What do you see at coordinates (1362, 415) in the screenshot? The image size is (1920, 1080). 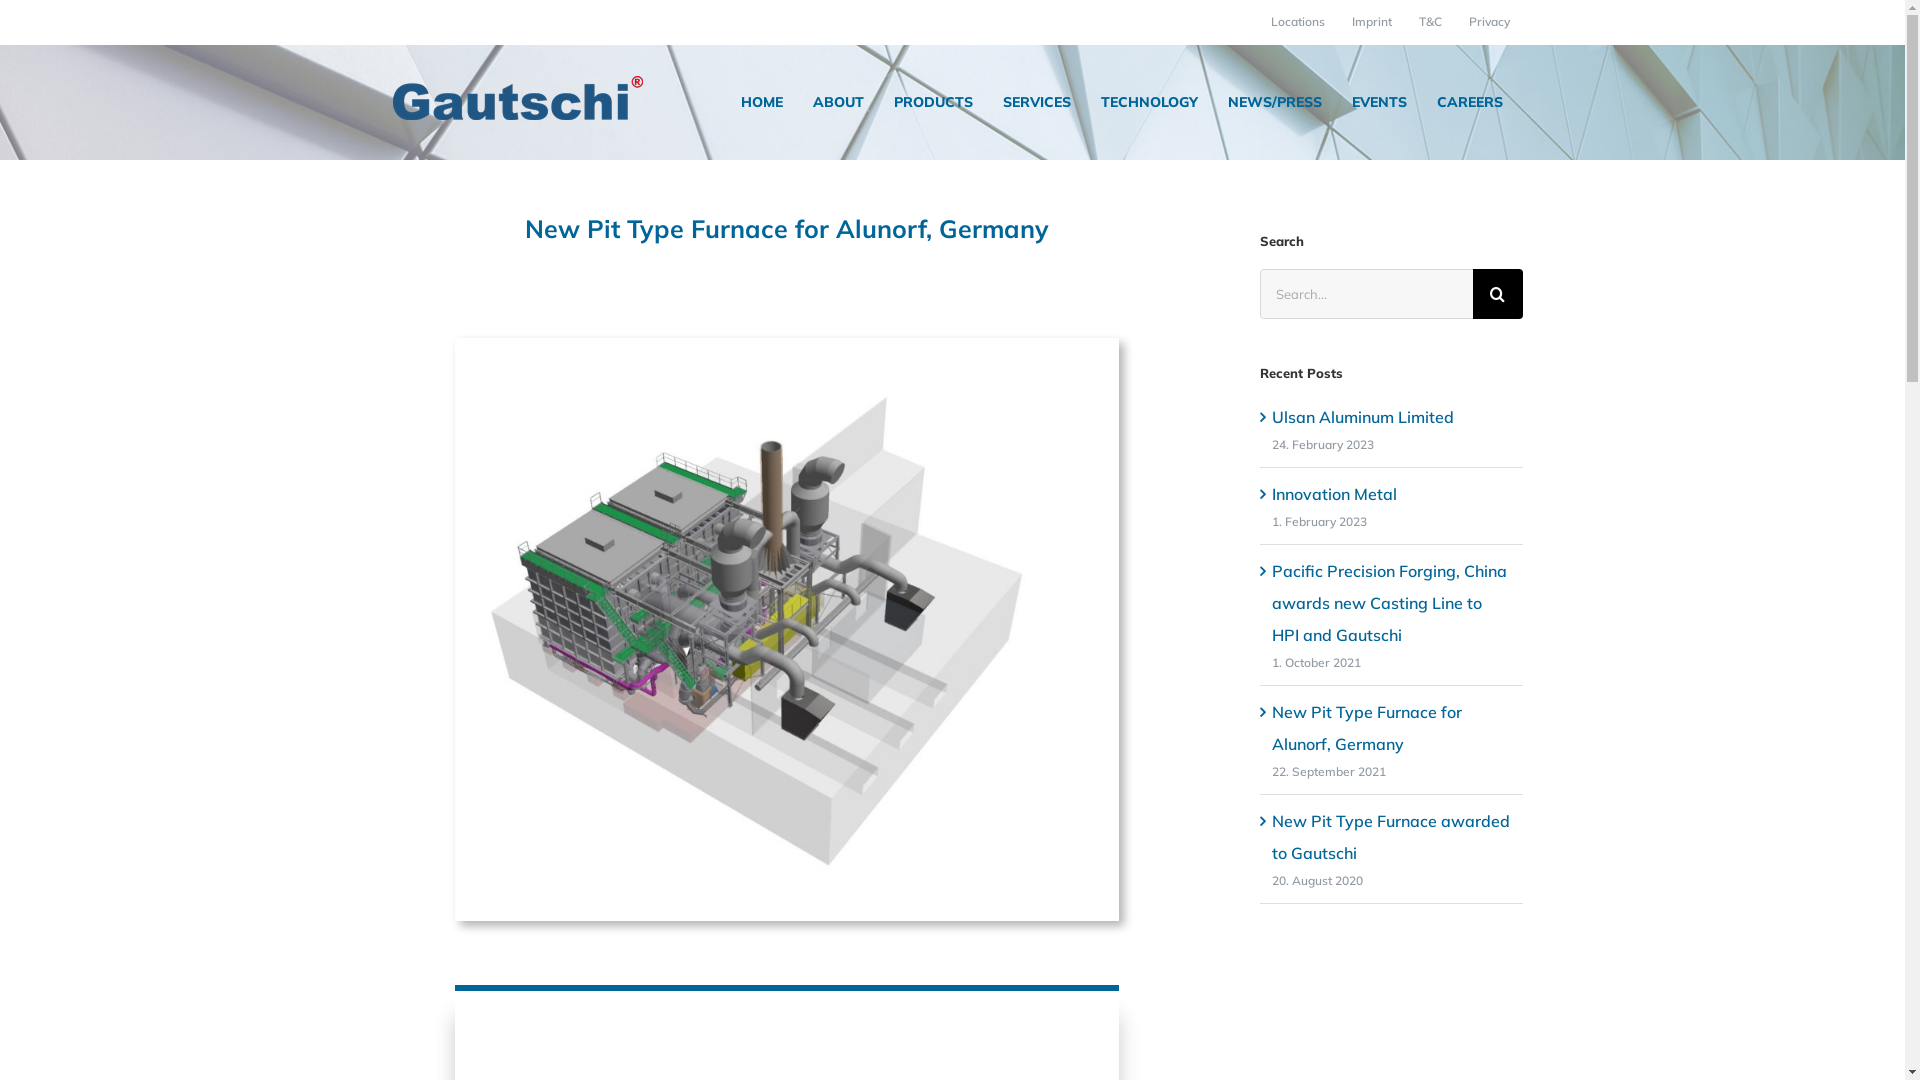 I see `'Ulsan Aluminum Limited'` at bounding box center [1362, 415].